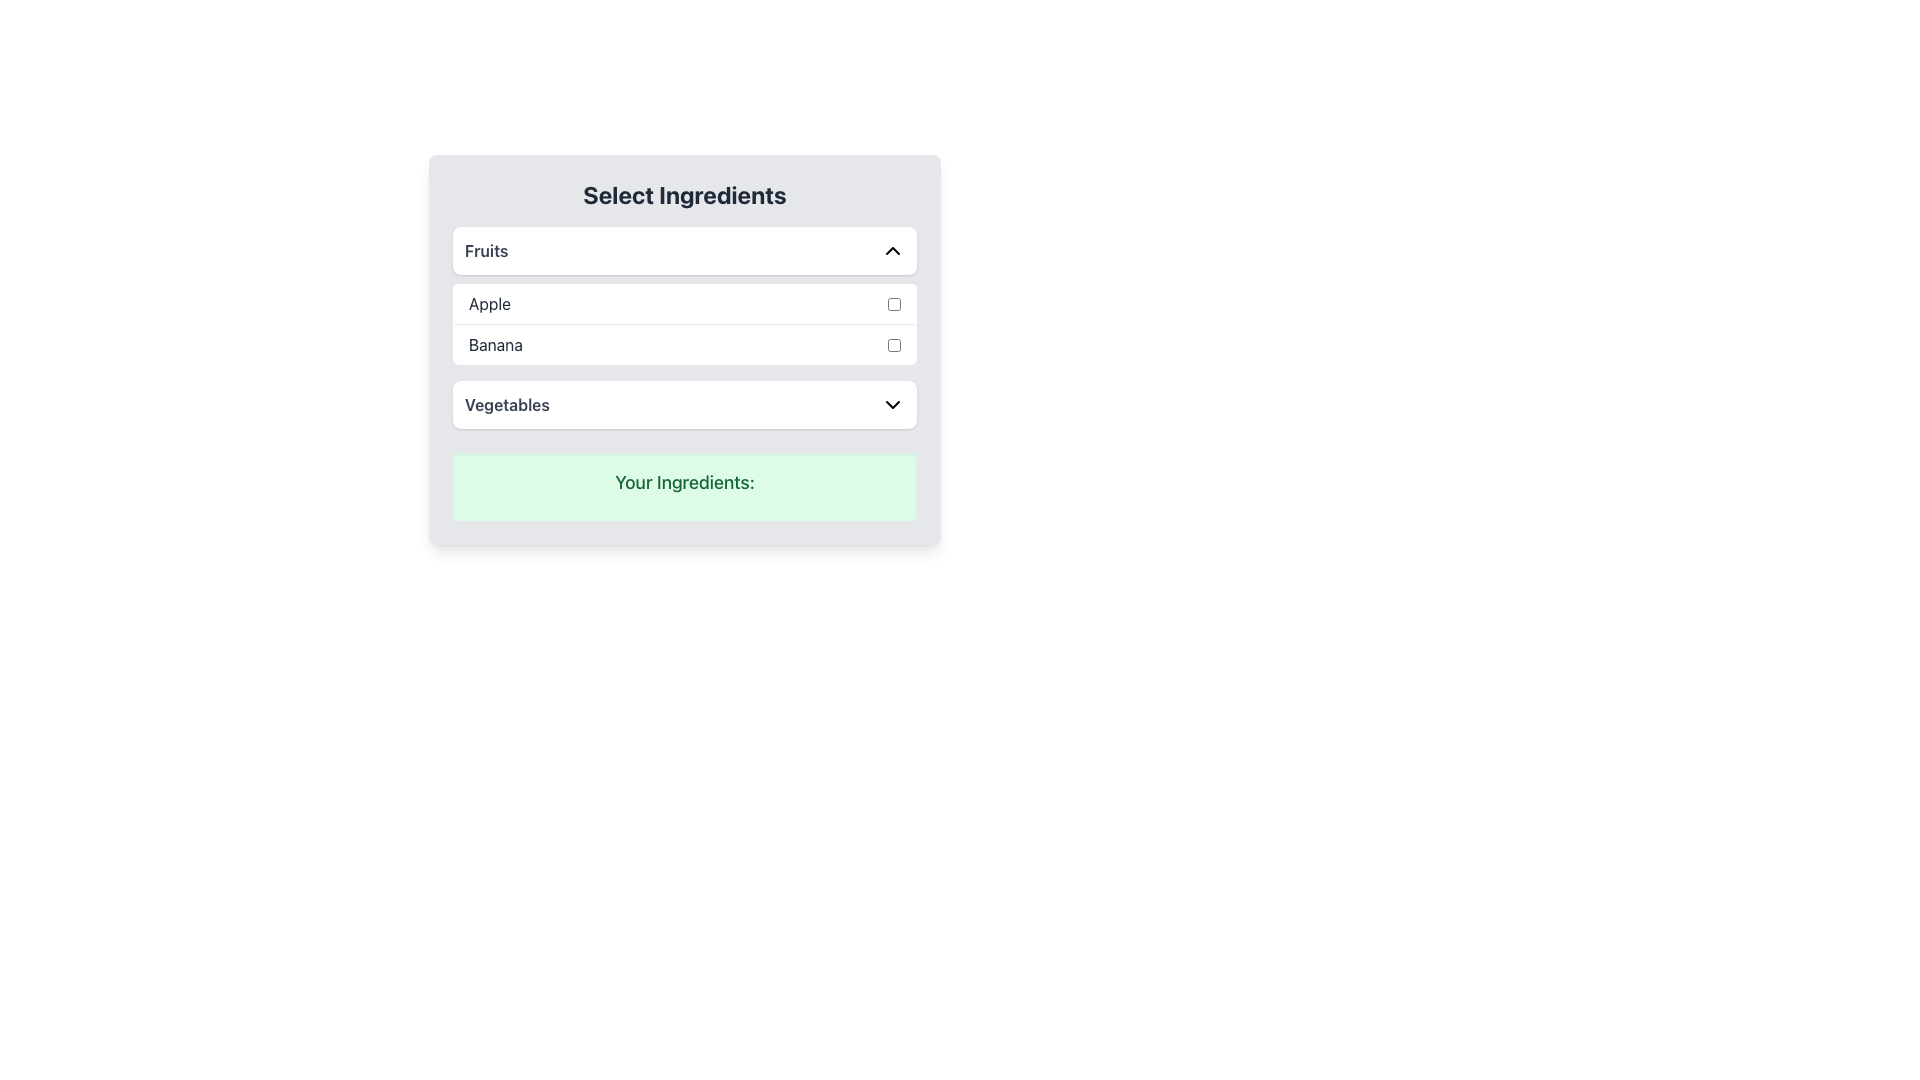 The image size is (1920, 1080). I want to click on the static text label 'Apple' which represents an item in the 'Fruits' selection list, positioned to the left of a checkbox element, so click(489, 304).